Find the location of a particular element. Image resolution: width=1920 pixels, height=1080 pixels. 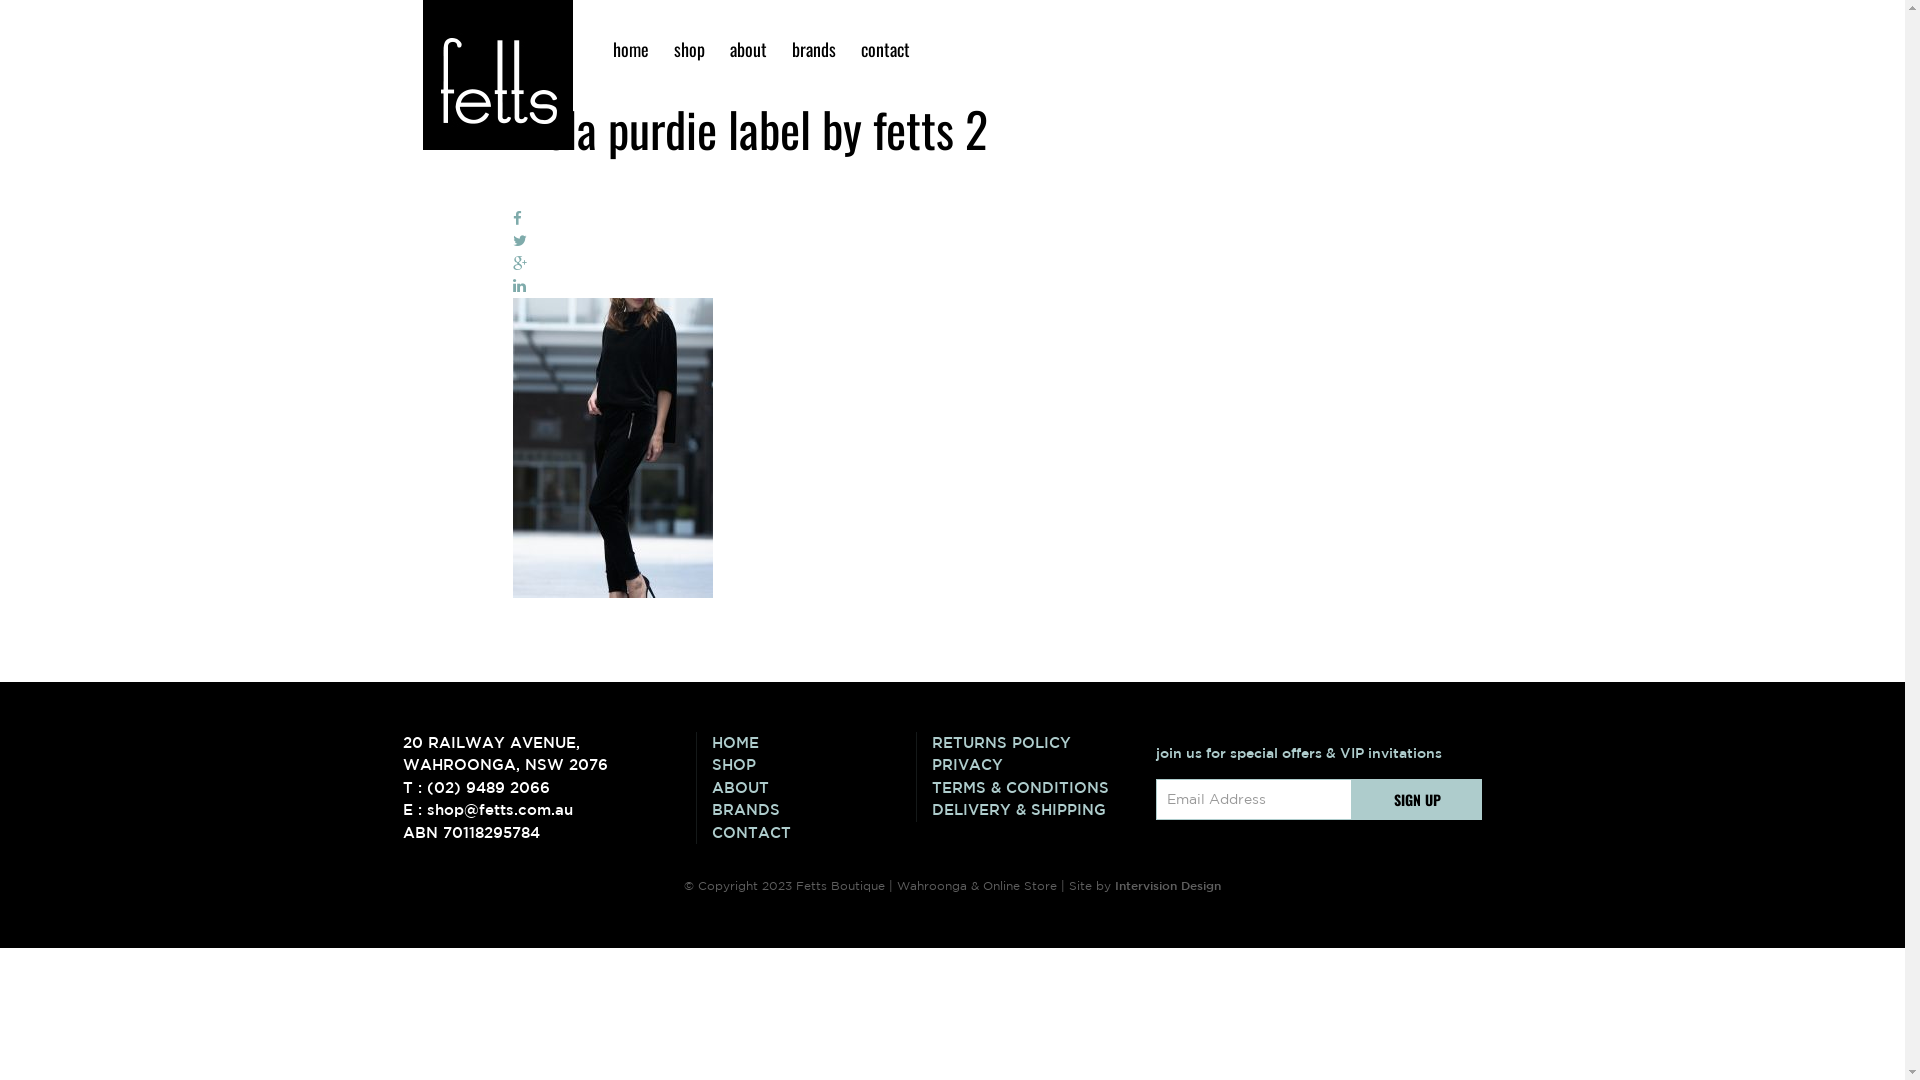

'about' is located at coordinates (720, 48).